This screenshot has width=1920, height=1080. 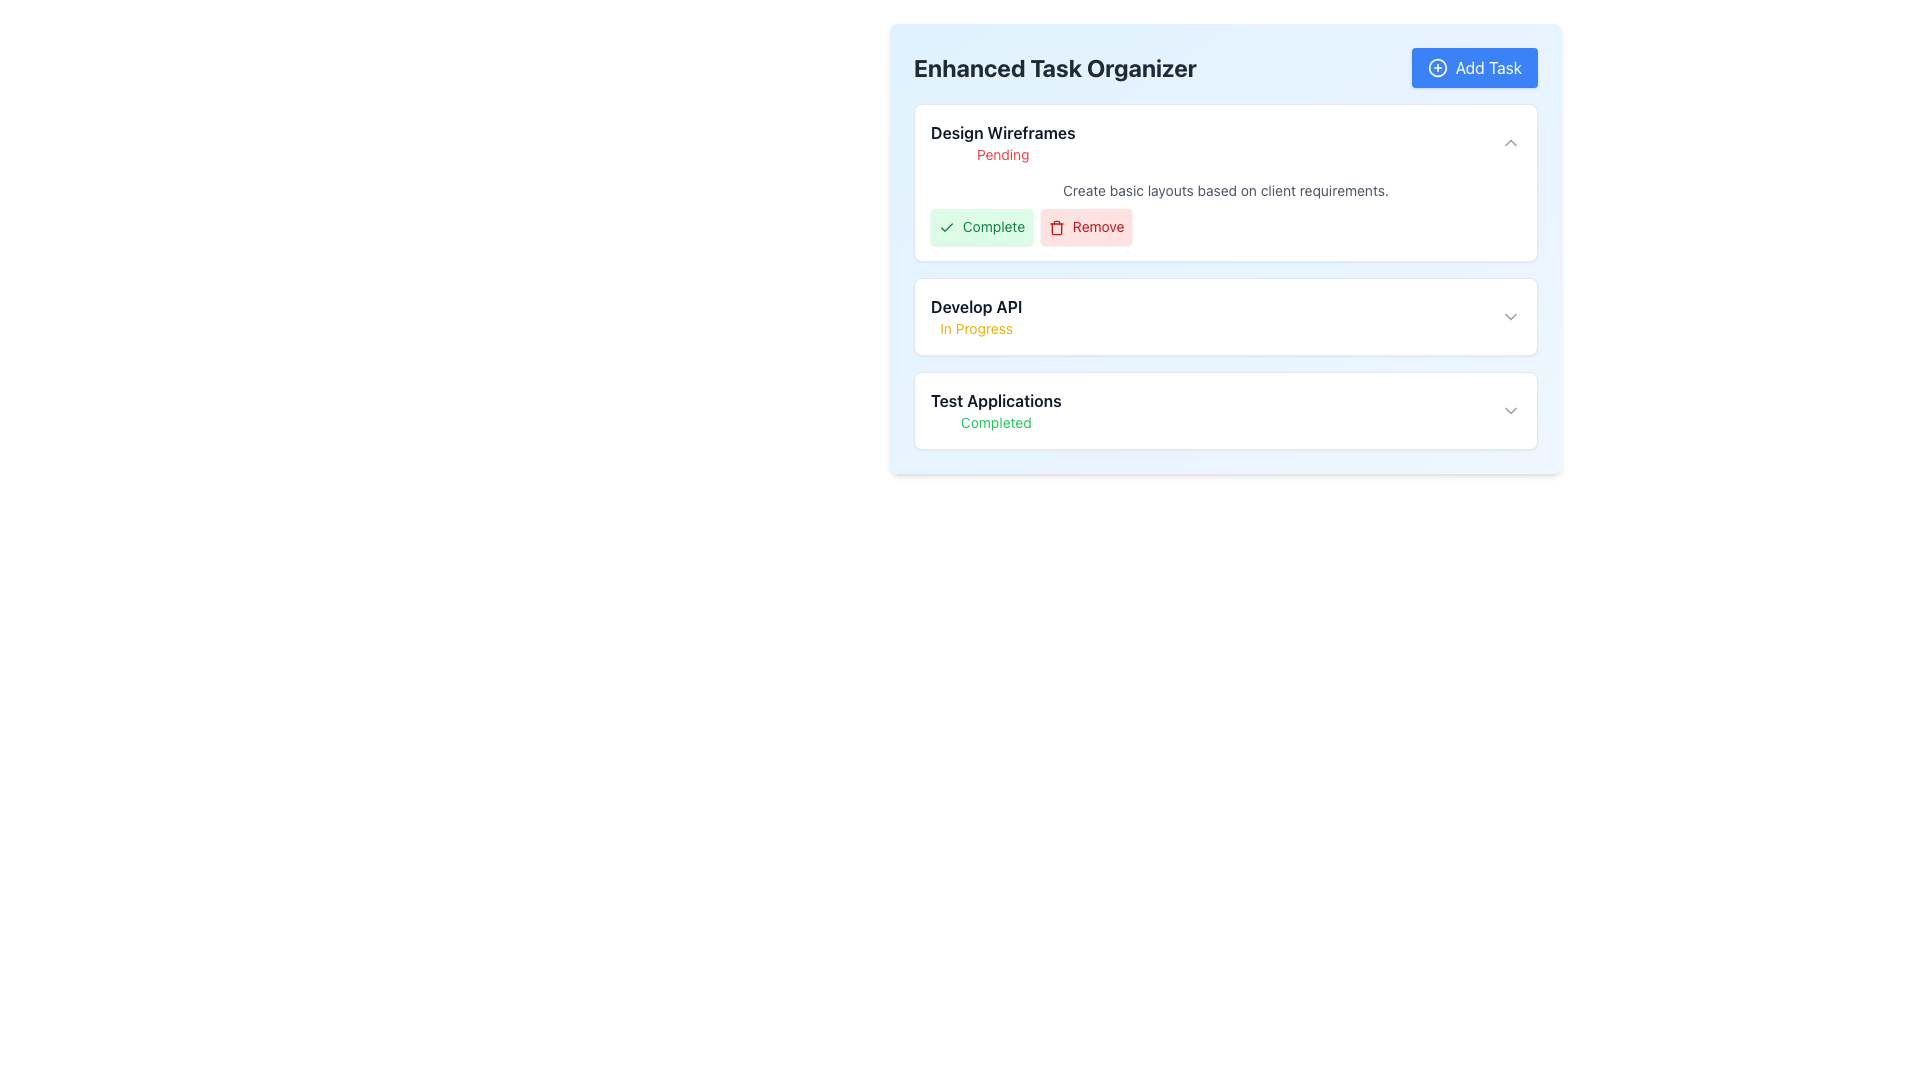 I want to click on the static label that serves as the title for the task, located above the smaller text 'In Progress' in the task card, so click(x=976, y=307).